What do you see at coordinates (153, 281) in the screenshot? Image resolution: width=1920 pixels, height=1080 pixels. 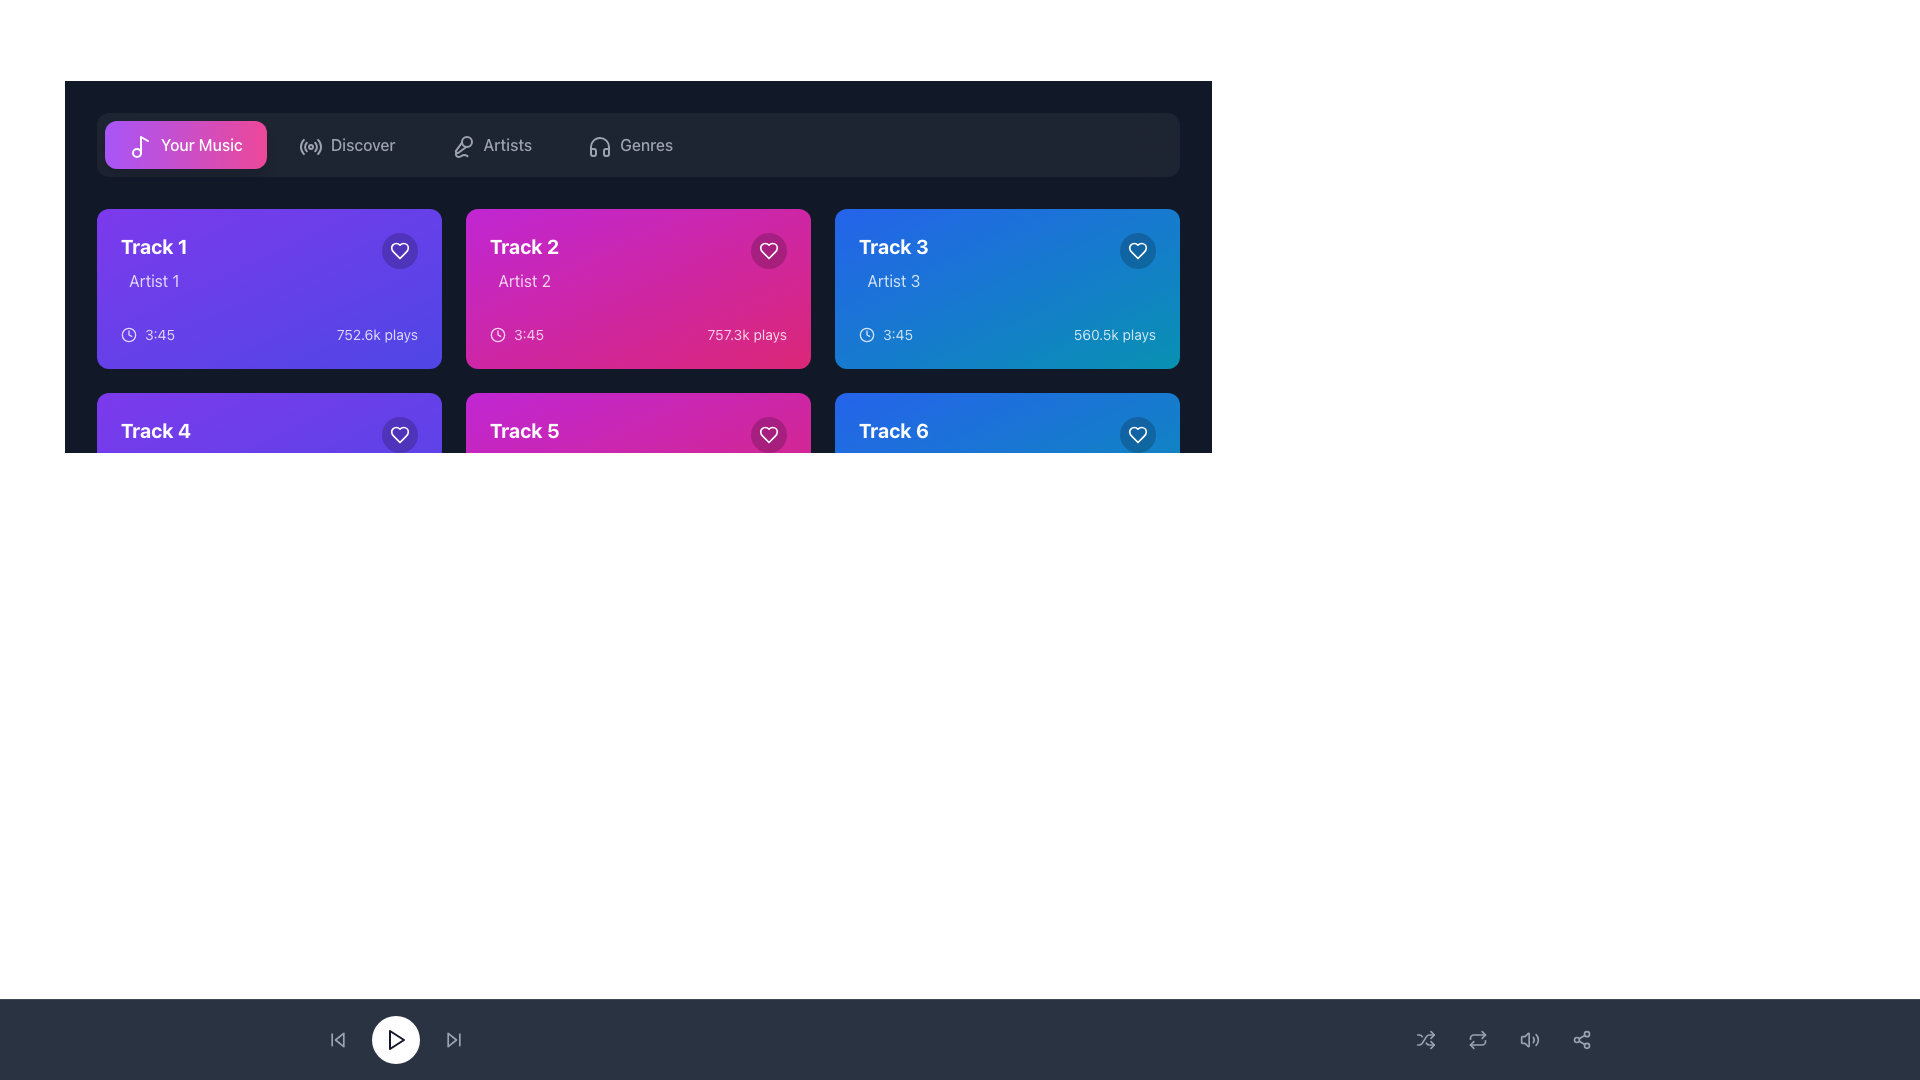 I see `the text label reading 'Artist 1' which is displayed in white color with reduced opacity, located centrally within the purple card labeled 'Track 1', beneath the title text 'Track 1'` at bounding box center [153, 281].